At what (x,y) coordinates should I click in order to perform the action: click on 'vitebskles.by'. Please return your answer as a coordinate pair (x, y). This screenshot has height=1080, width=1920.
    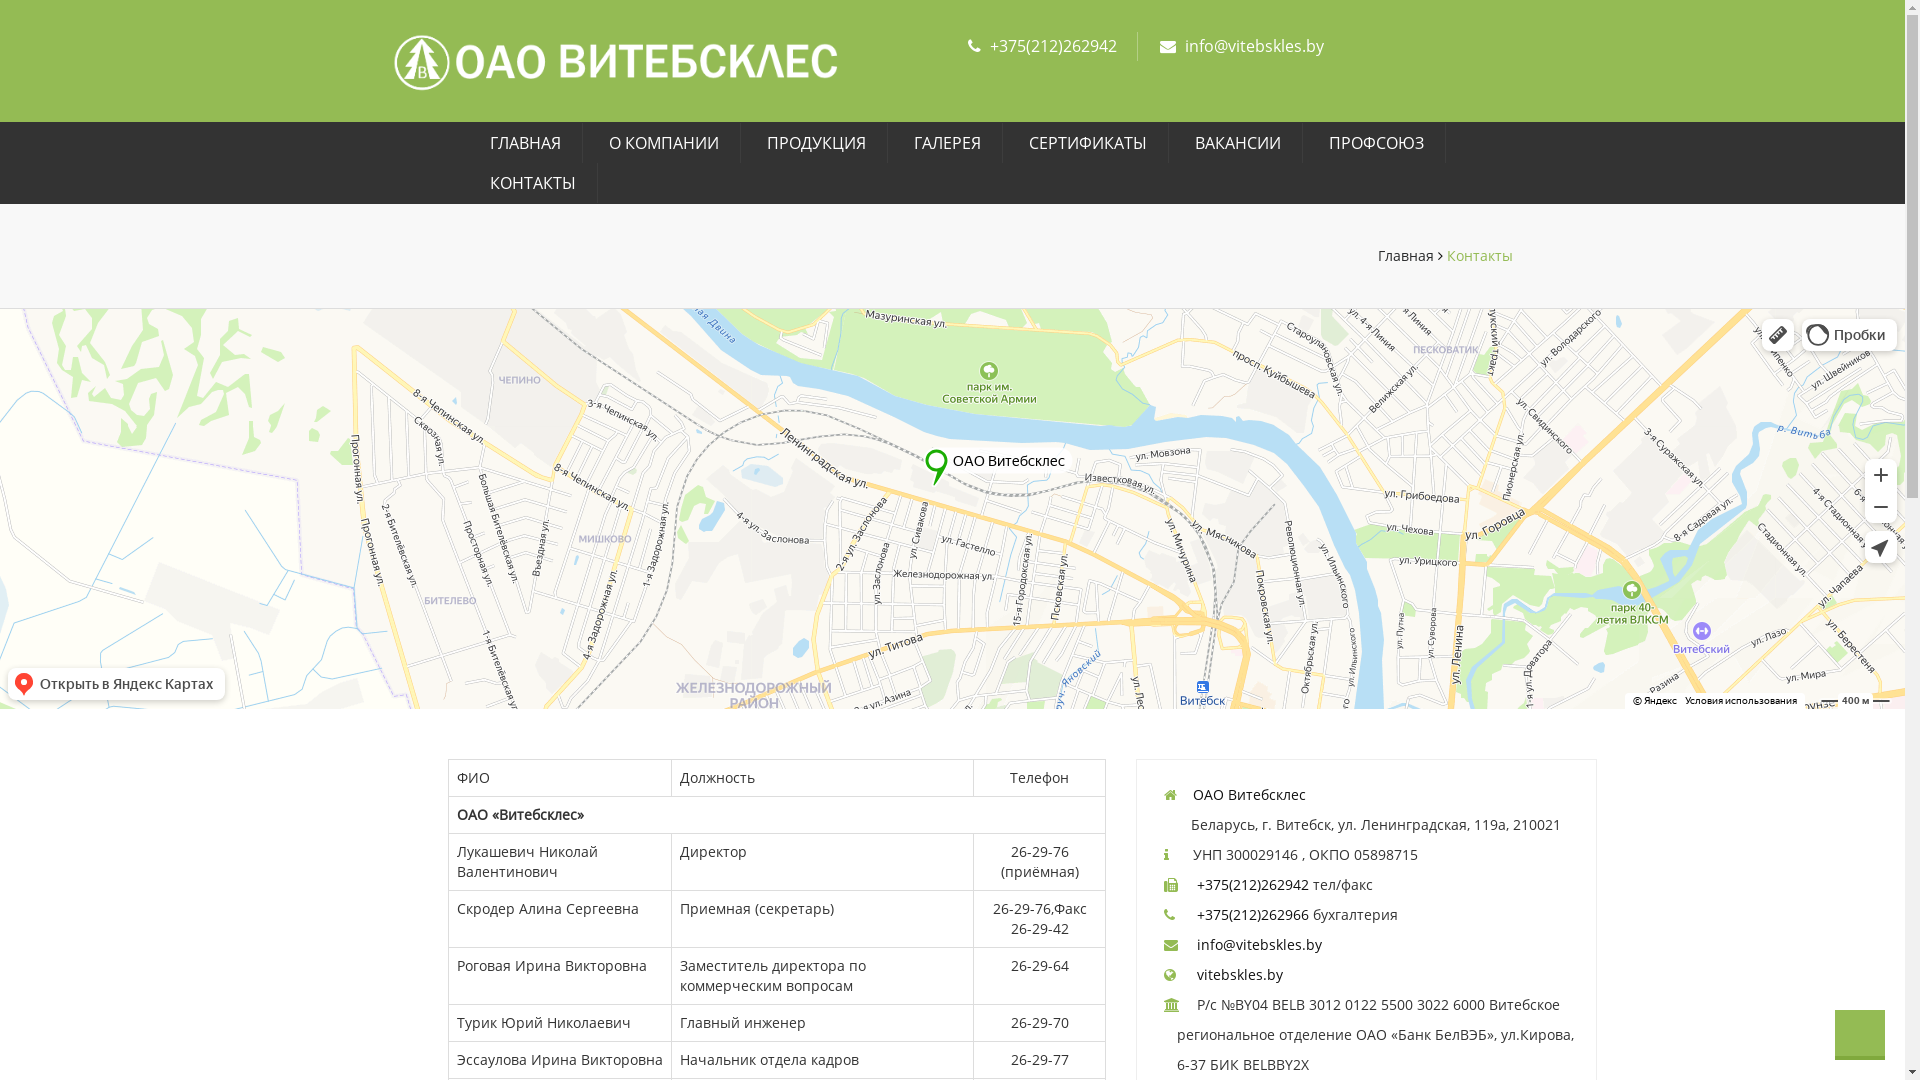
    Looking at the image, I should click on (1238, 973).